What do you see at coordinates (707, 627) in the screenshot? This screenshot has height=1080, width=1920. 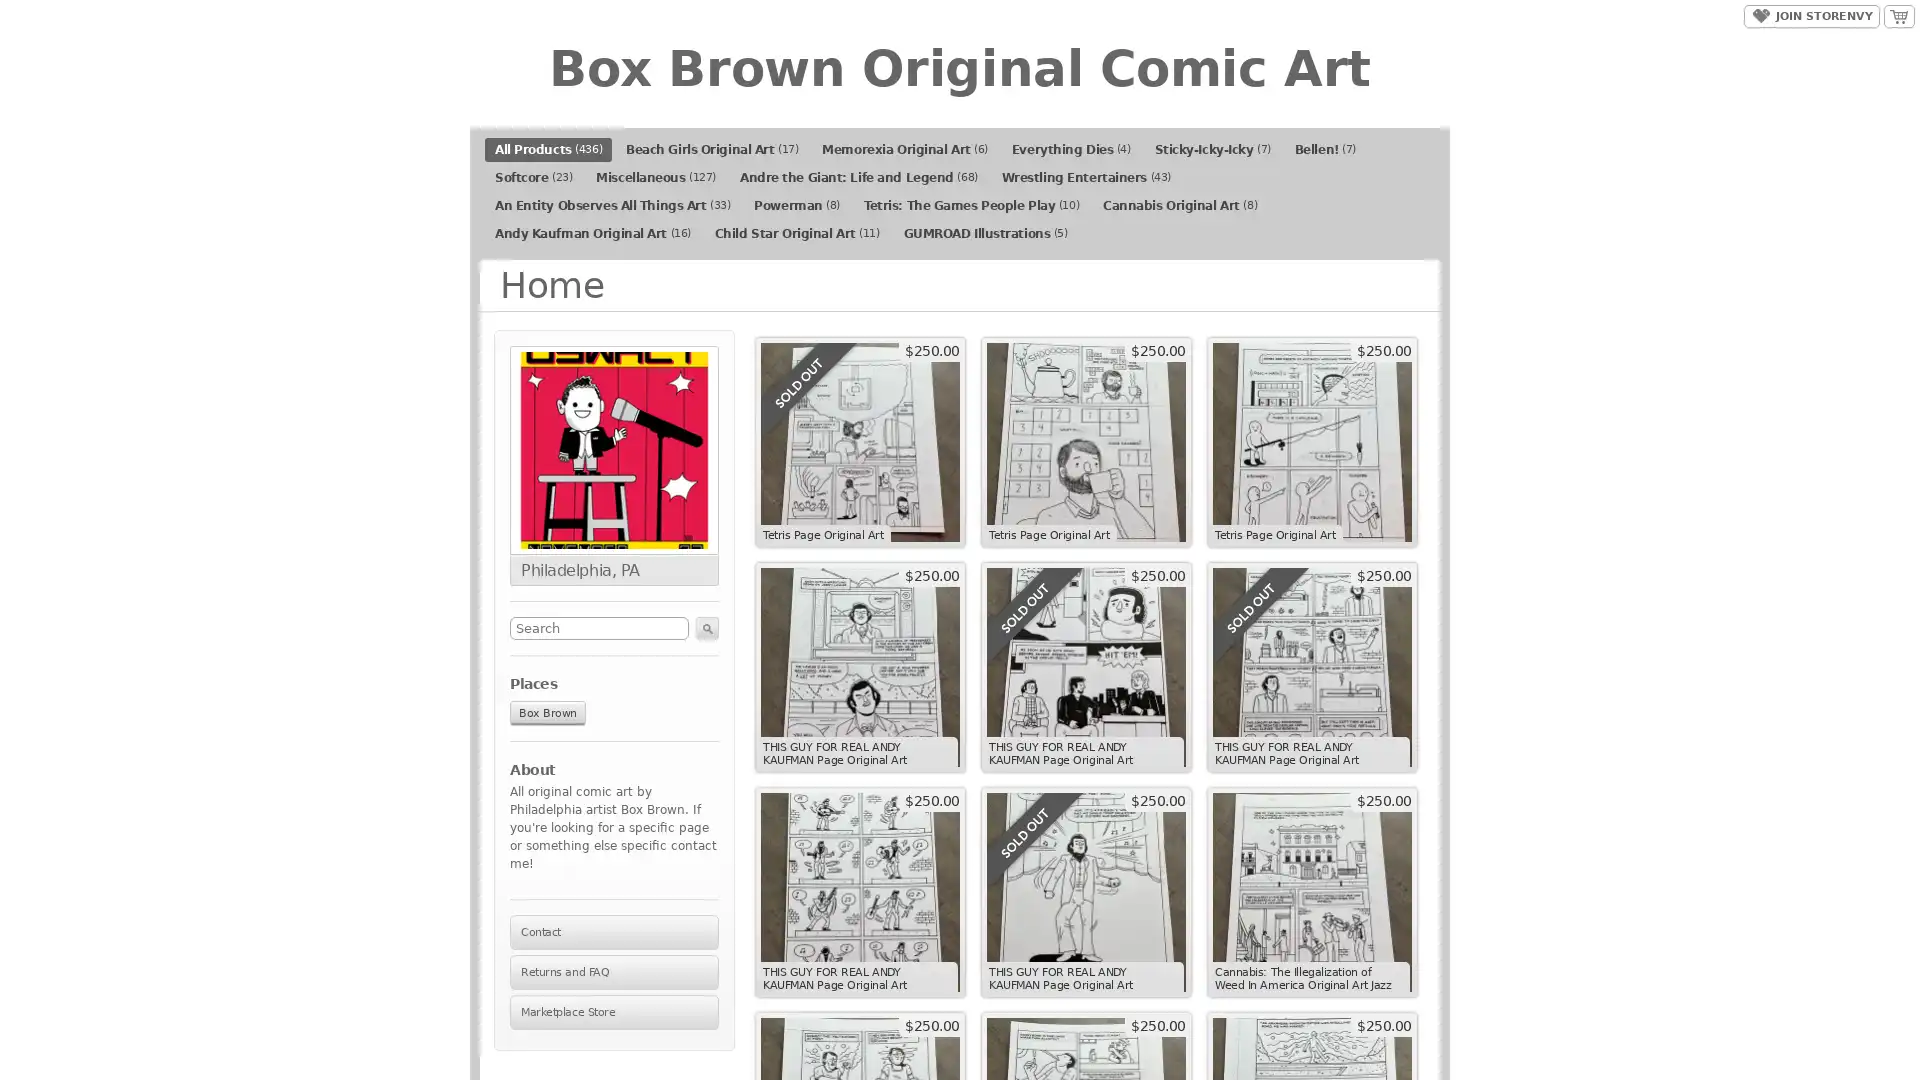 I see `Search` at bounding box center [707, 627].